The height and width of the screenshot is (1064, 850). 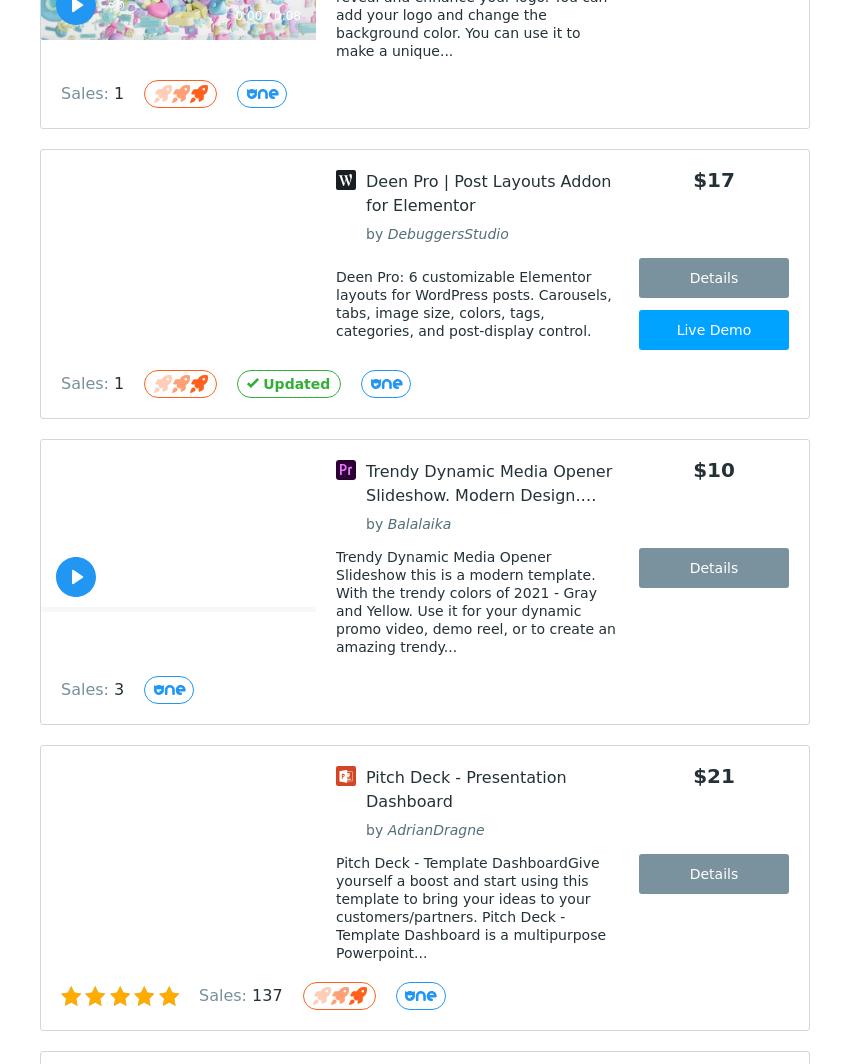 I want to click on 'Live Demo', so click(x=712, y=330).